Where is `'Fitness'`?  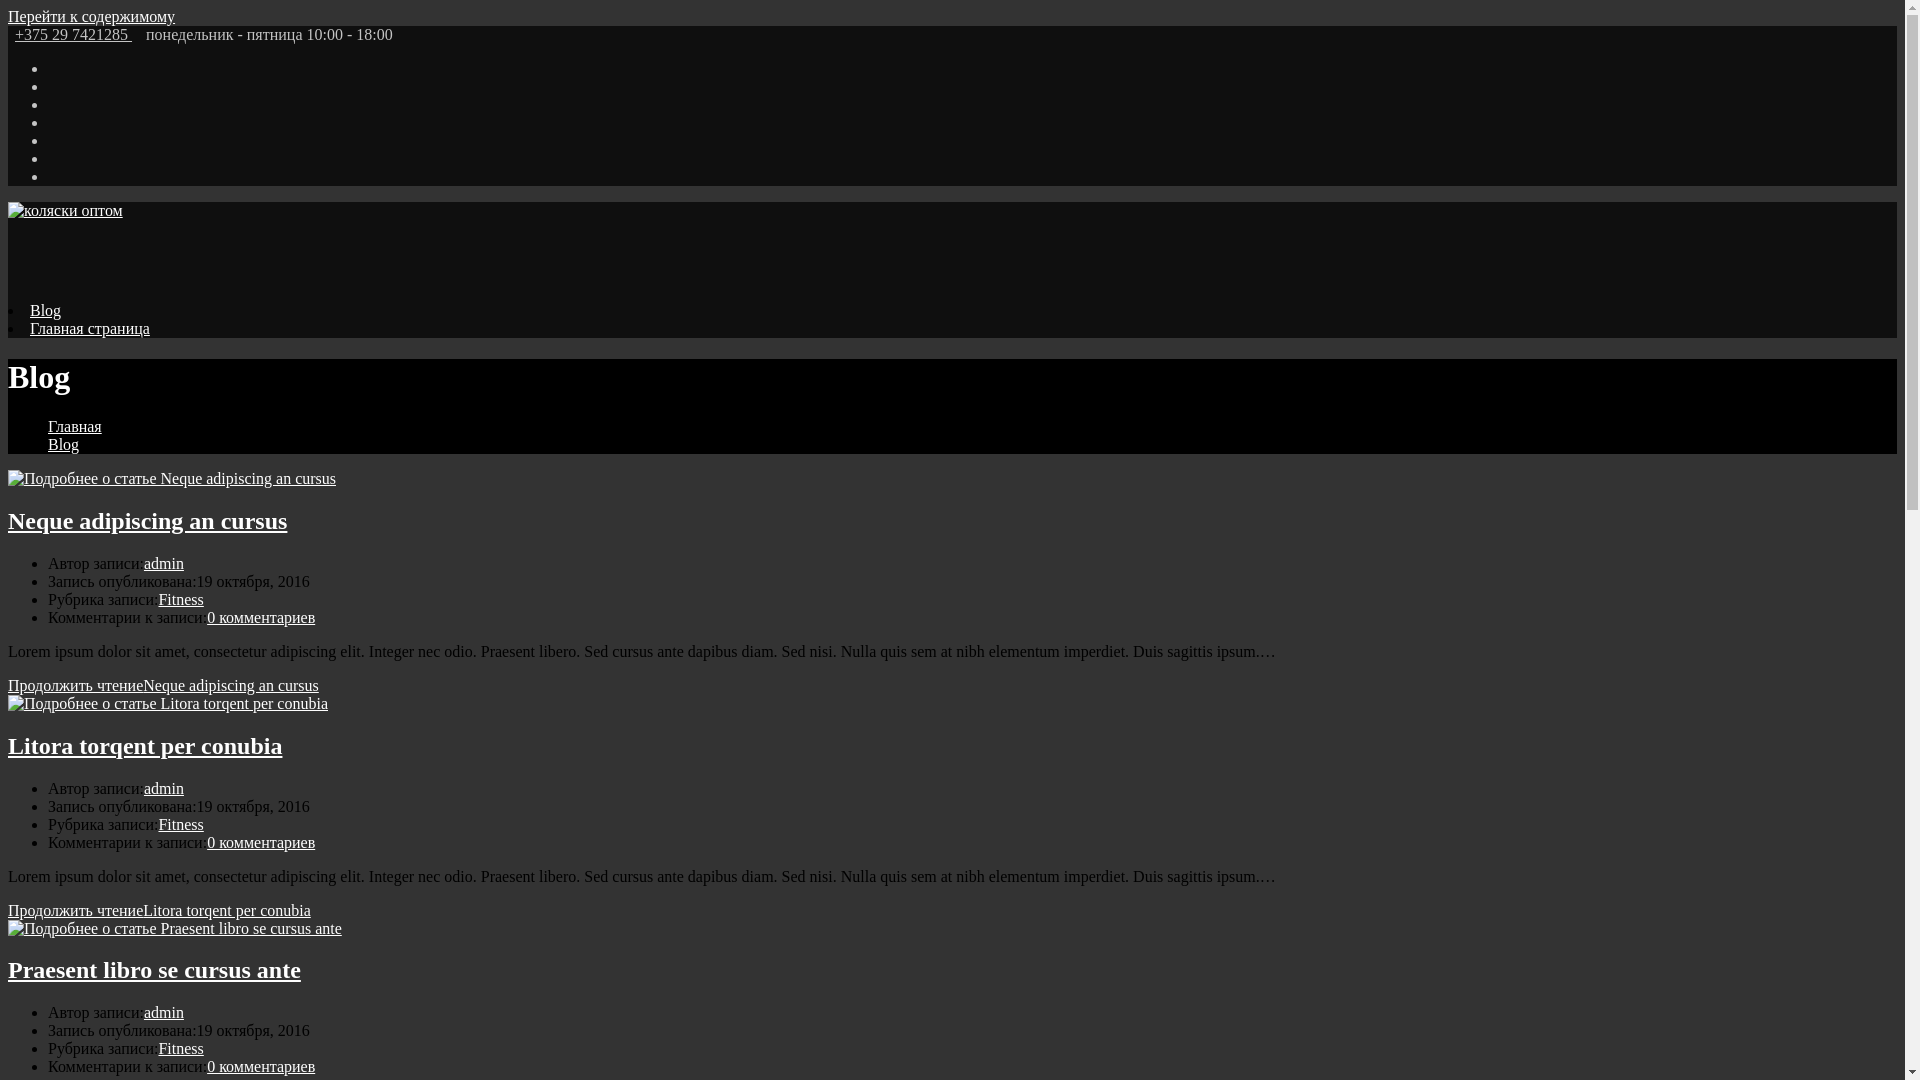
'Fitness' is located at coordinates (157, 598).